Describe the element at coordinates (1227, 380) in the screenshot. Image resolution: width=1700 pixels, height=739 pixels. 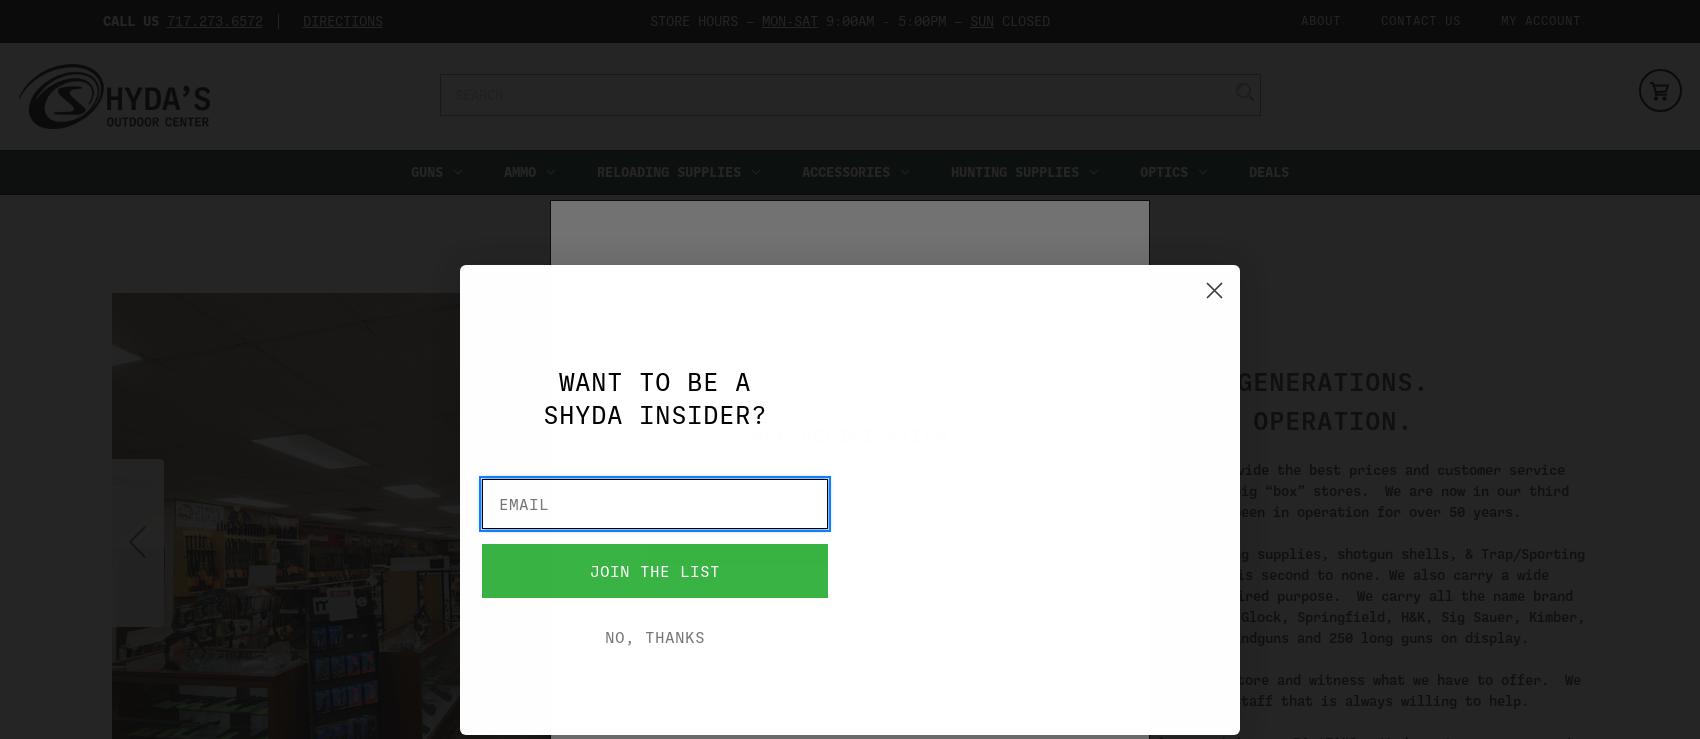
I see `'THREE FAMILY GENERATIONS.'` at that location.